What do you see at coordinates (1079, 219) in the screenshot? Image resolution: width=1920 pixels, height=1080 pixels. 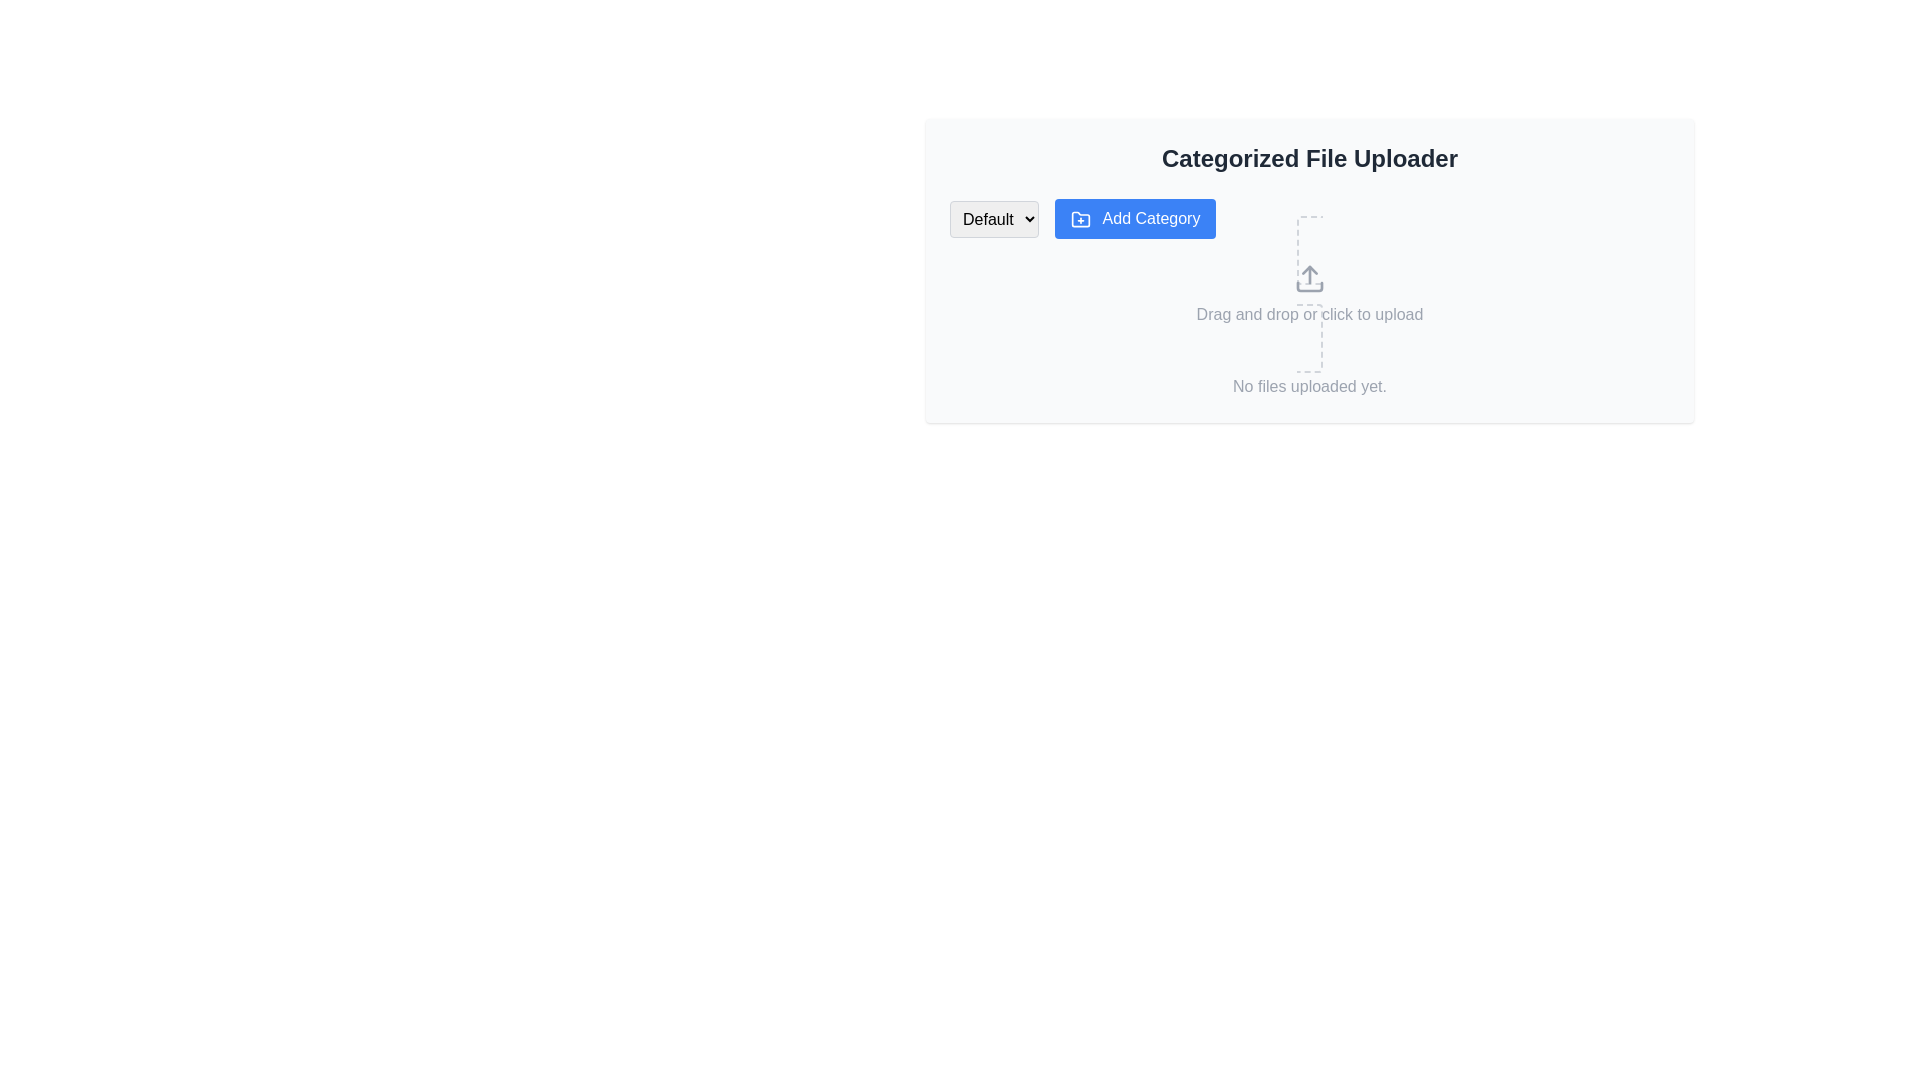 I see `the SVG graphic element representing a folder, located to the left of the 'Add Category' button` at bounding box center [1079, 219].